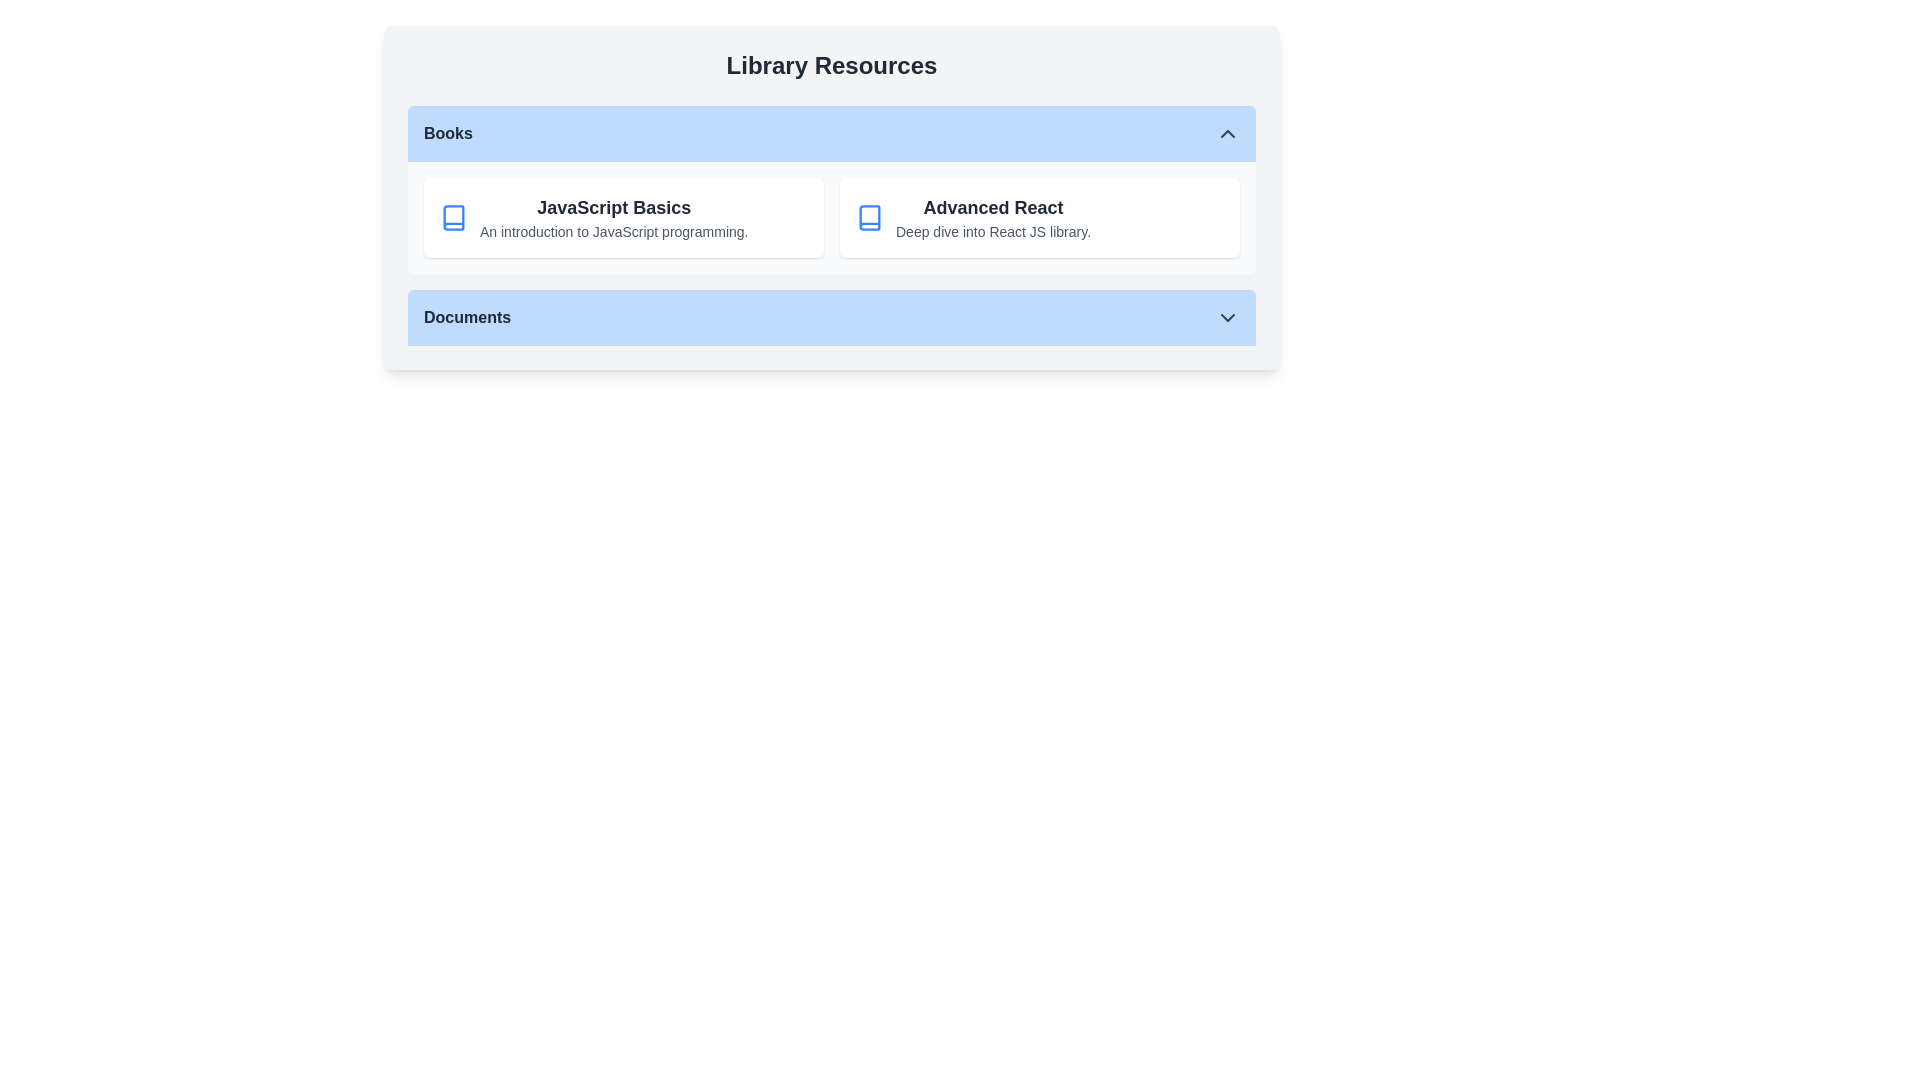 The height and width of the screenshot is (1080, 1920). I want to click on the decorative book icon located to the left of the 'Advanced React' text in the 'Books' section of the 'Library Resources' interface, so click(869, 218).